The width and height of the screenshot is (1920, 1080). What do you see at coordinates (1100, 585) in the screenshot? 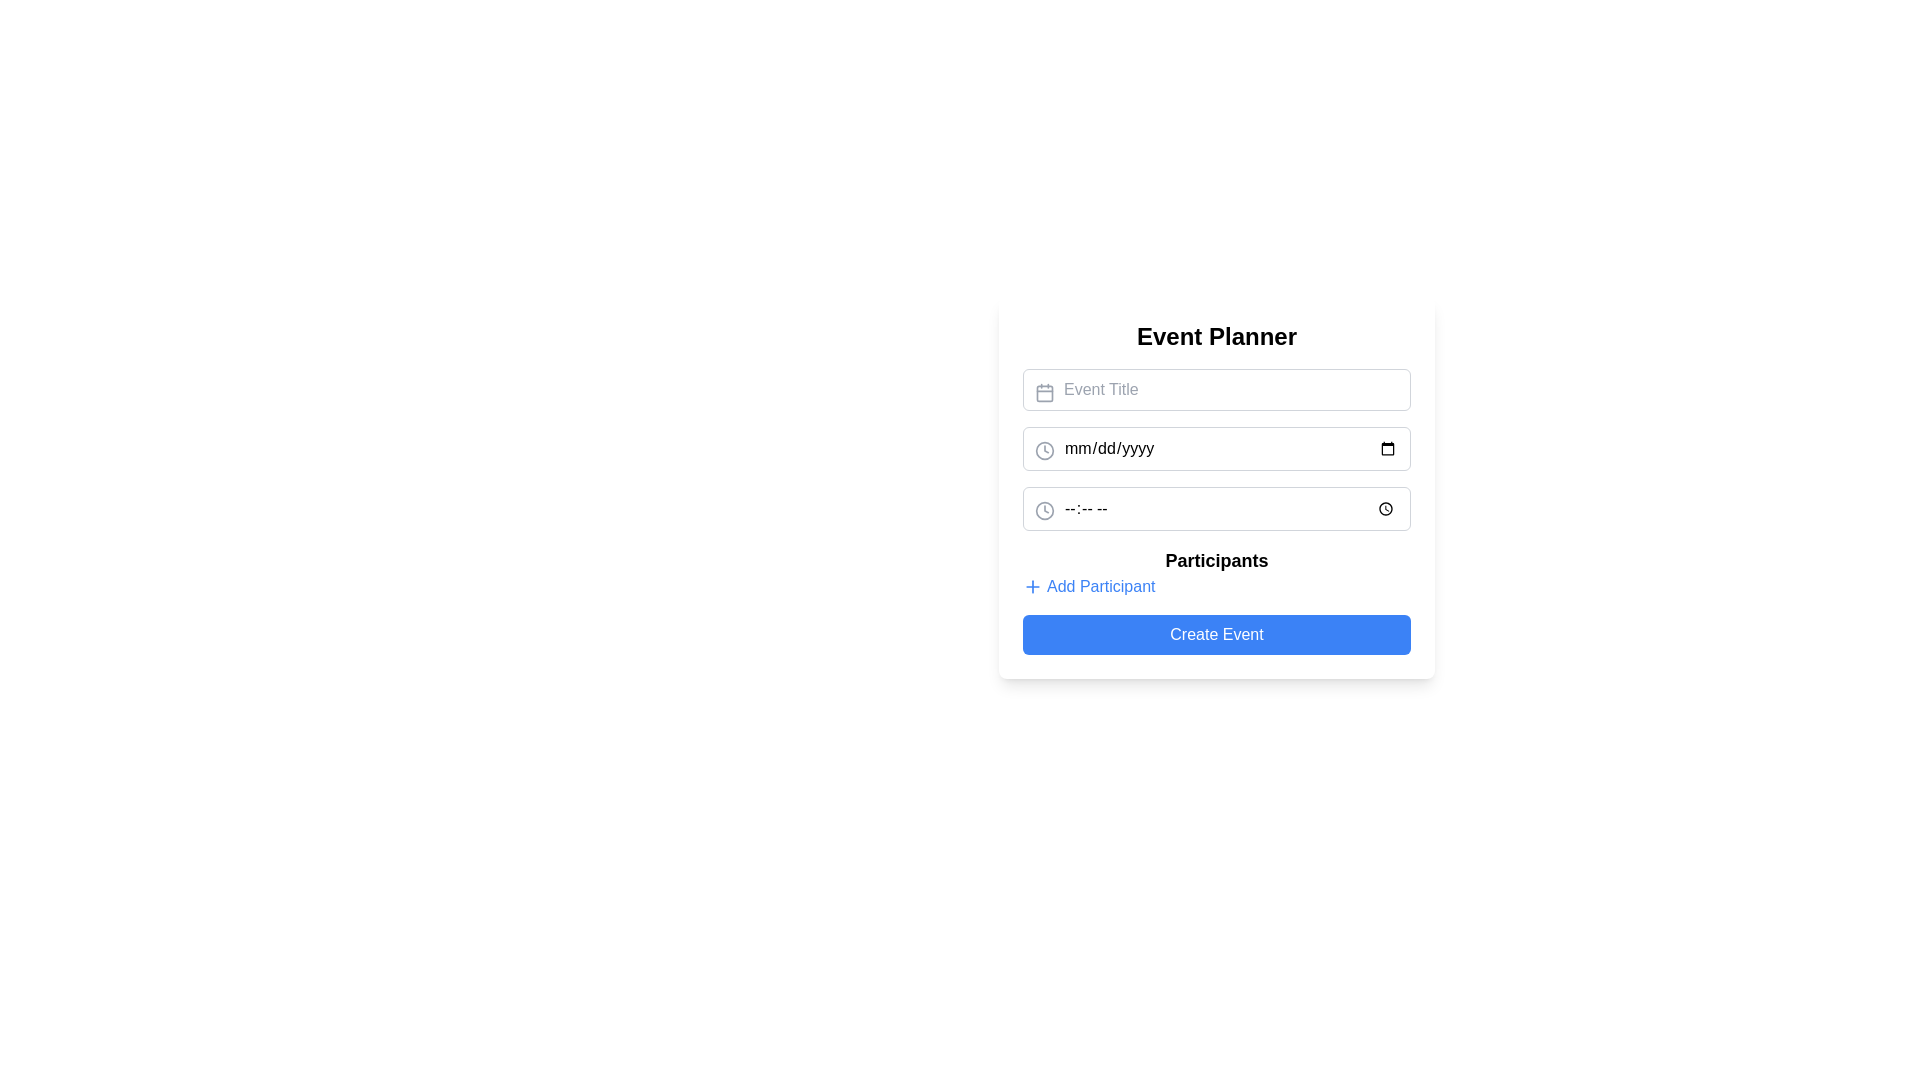
I see `the 'Add Participant' text label located in the 'Event Planner' form interface underneath the 'Participants' heading to initiate adding a participant` at bounding box center [1100, 585].